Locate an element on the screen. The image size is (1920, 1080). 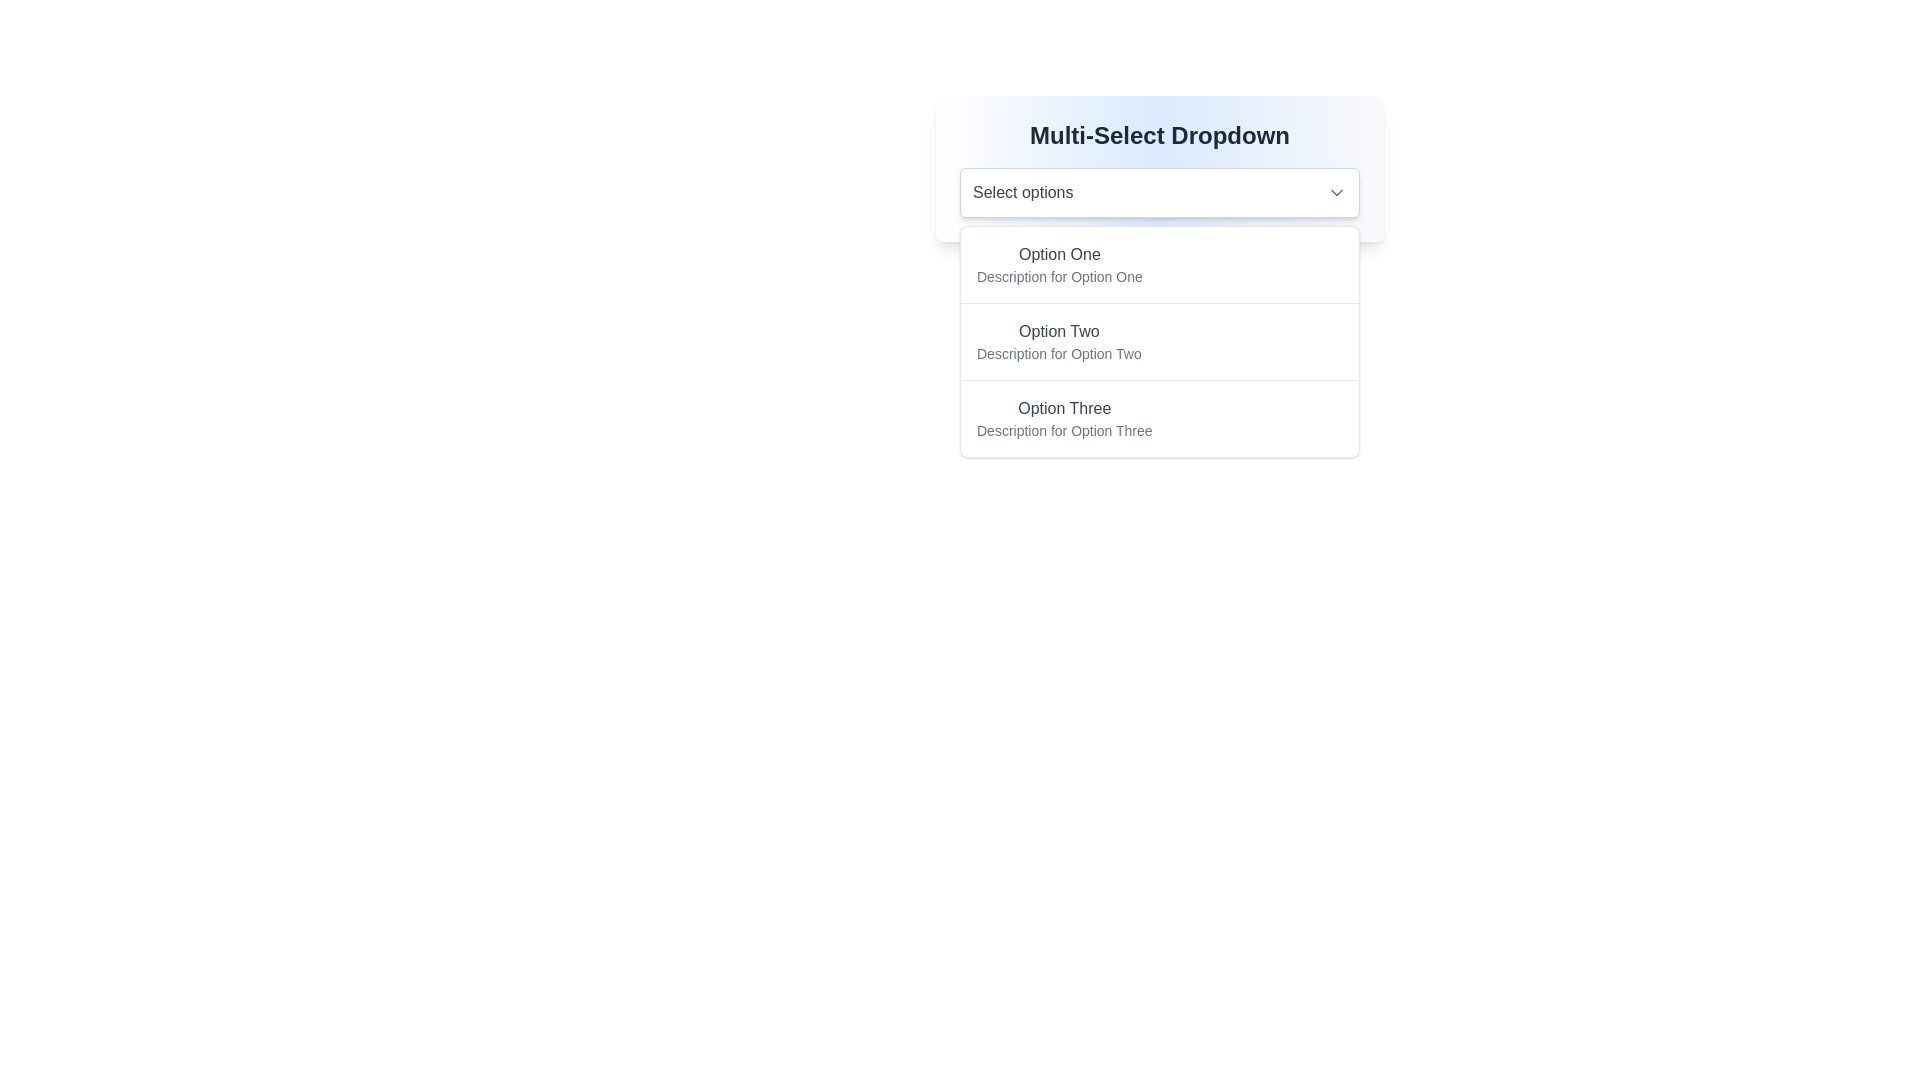
the static text that provides additional descriptive information about the 'Option Two' option in the dropdown, located directly beneath 'Option Two' is located at coordinates (1058, 353).